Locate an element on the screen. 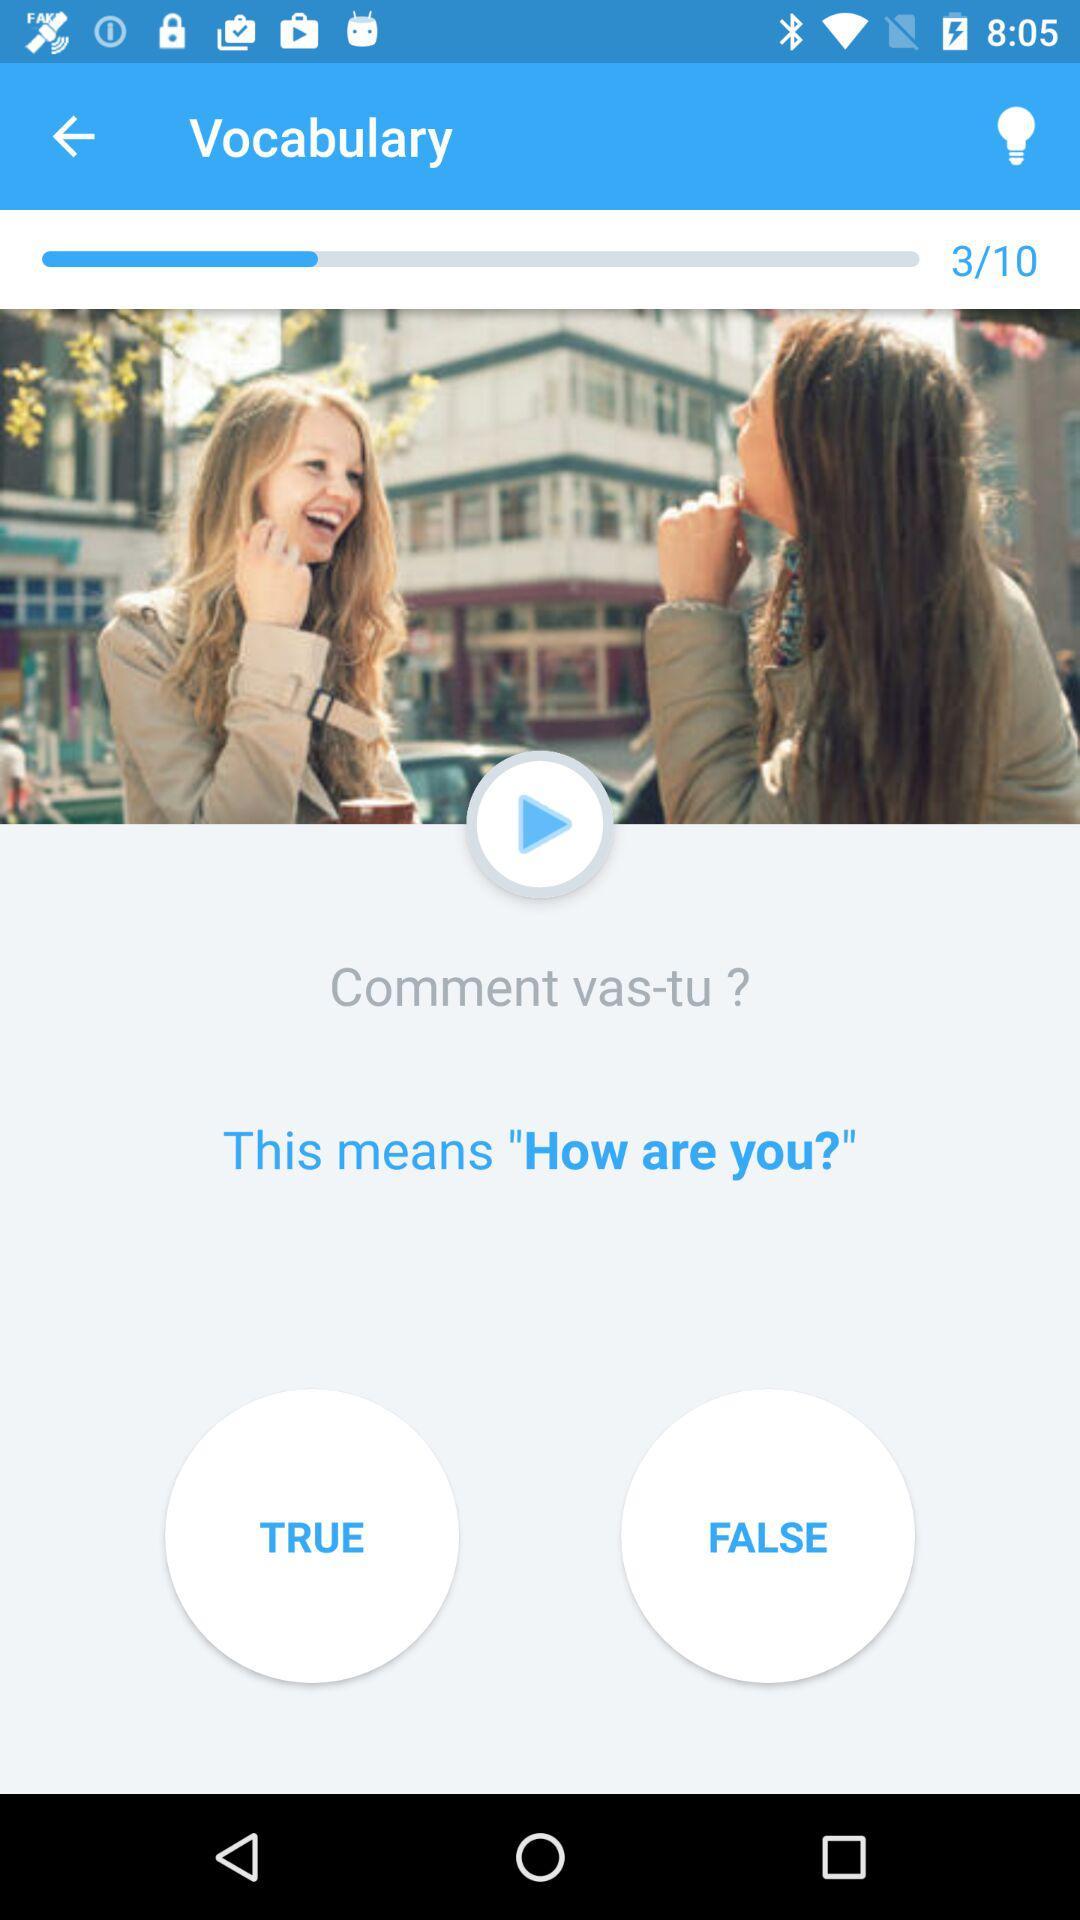 The height and width of the screenshot is (1920, 1080). item above the 3/10 icon is located at coordinates (1017, 135).